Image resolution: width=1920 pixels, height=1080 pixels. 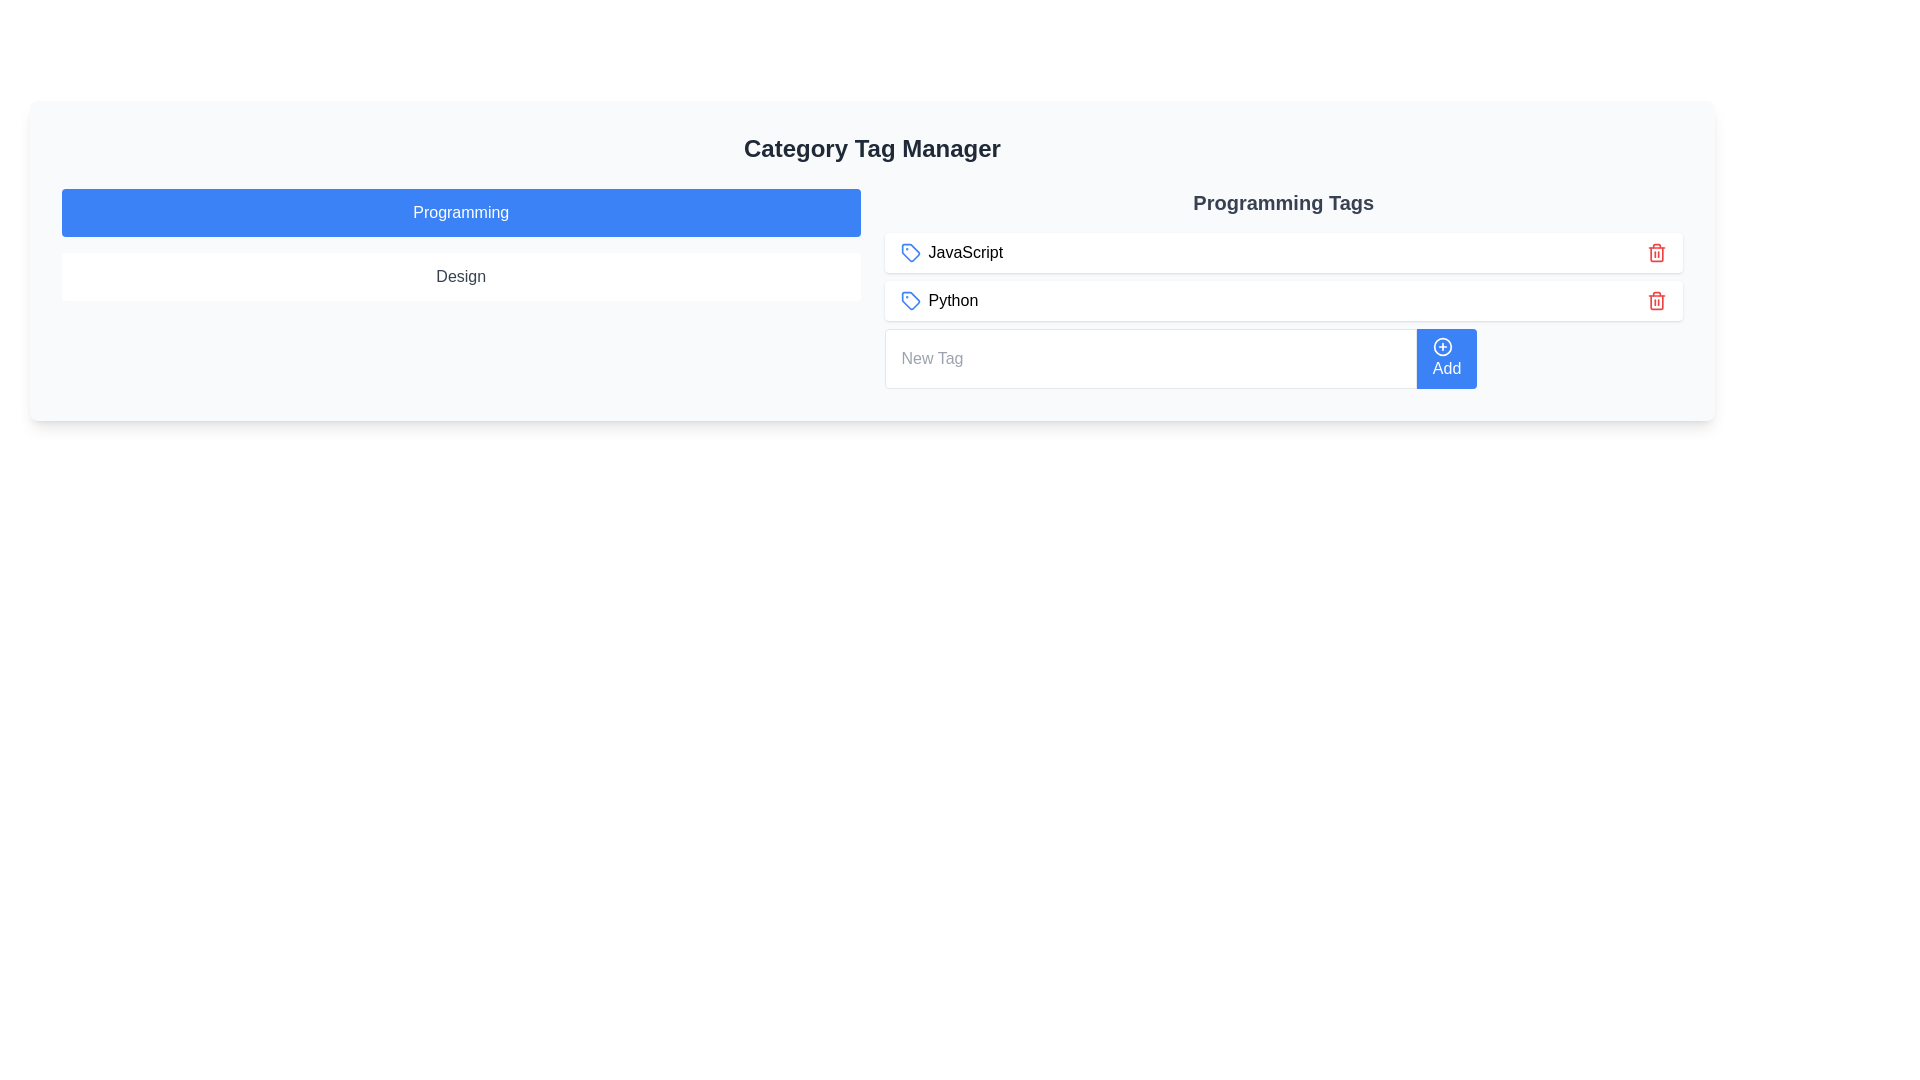 What do you see at coordinates (1283, 300) in the screenshot?
I see `the 'Python' programming tag, which is the second tag listed under the 'Programming Tags' section` at bounding box center [1283, 300].